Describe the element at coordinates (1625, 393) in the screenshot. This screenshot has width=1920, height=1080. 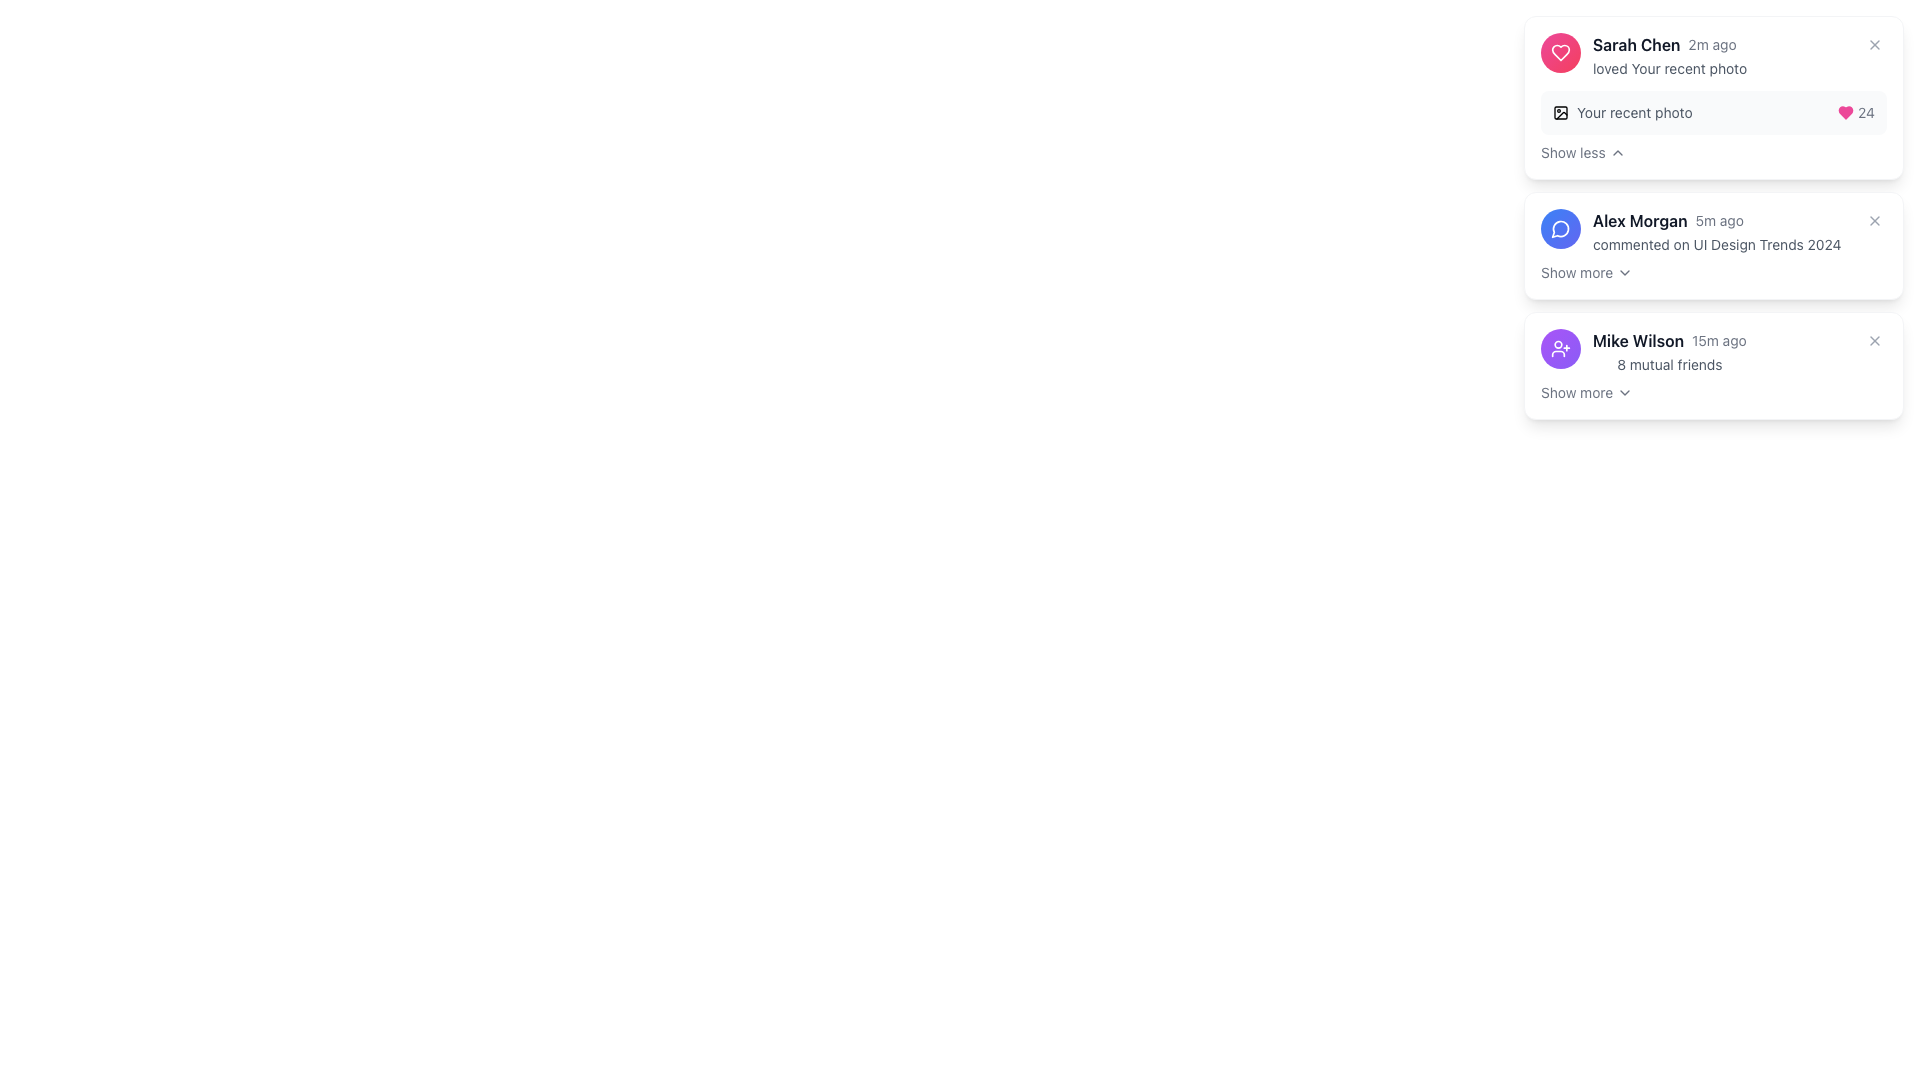
I see `the chevron icon located to the right of the 'Show more' text in the card titled 'Mike Wilson'` at that location.